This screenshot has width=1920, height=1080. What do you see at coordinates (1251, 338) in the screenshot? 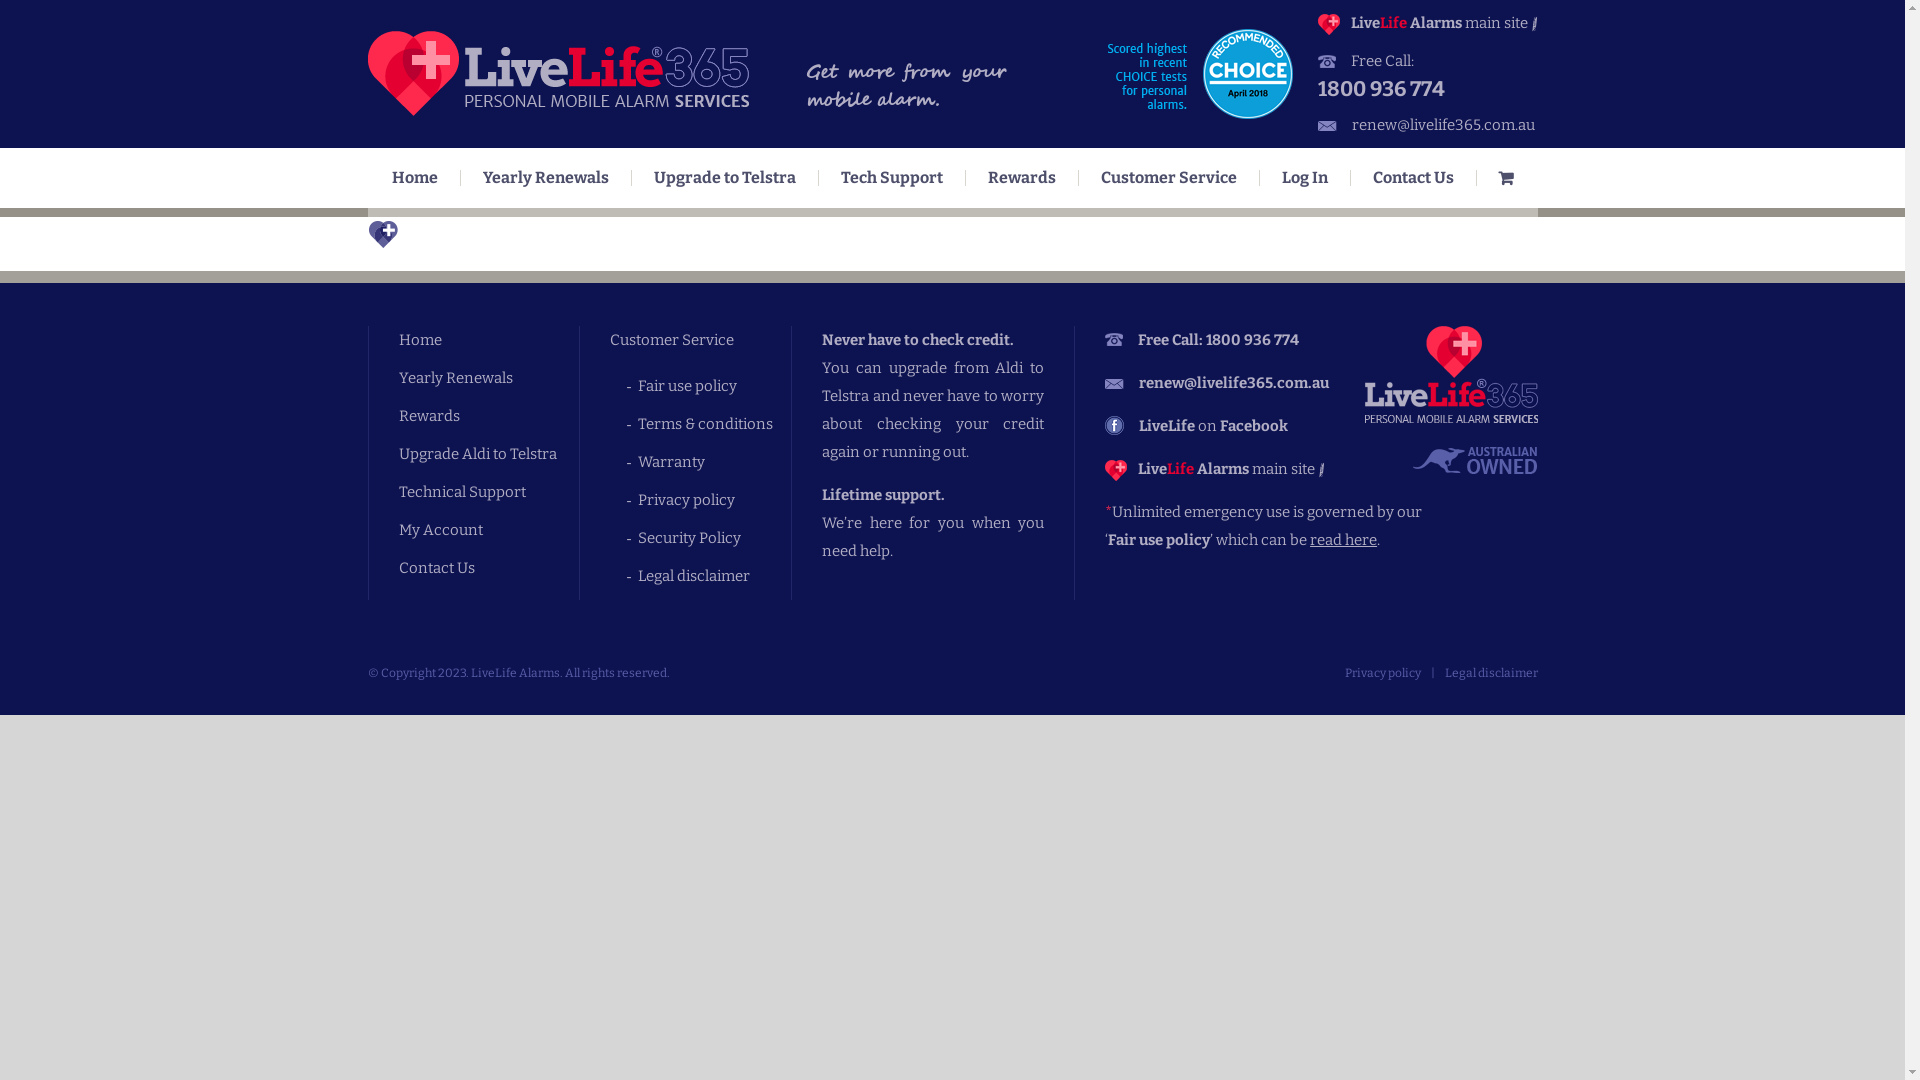
I see `'1800 936 774'` at bounding box center [1251, 338].